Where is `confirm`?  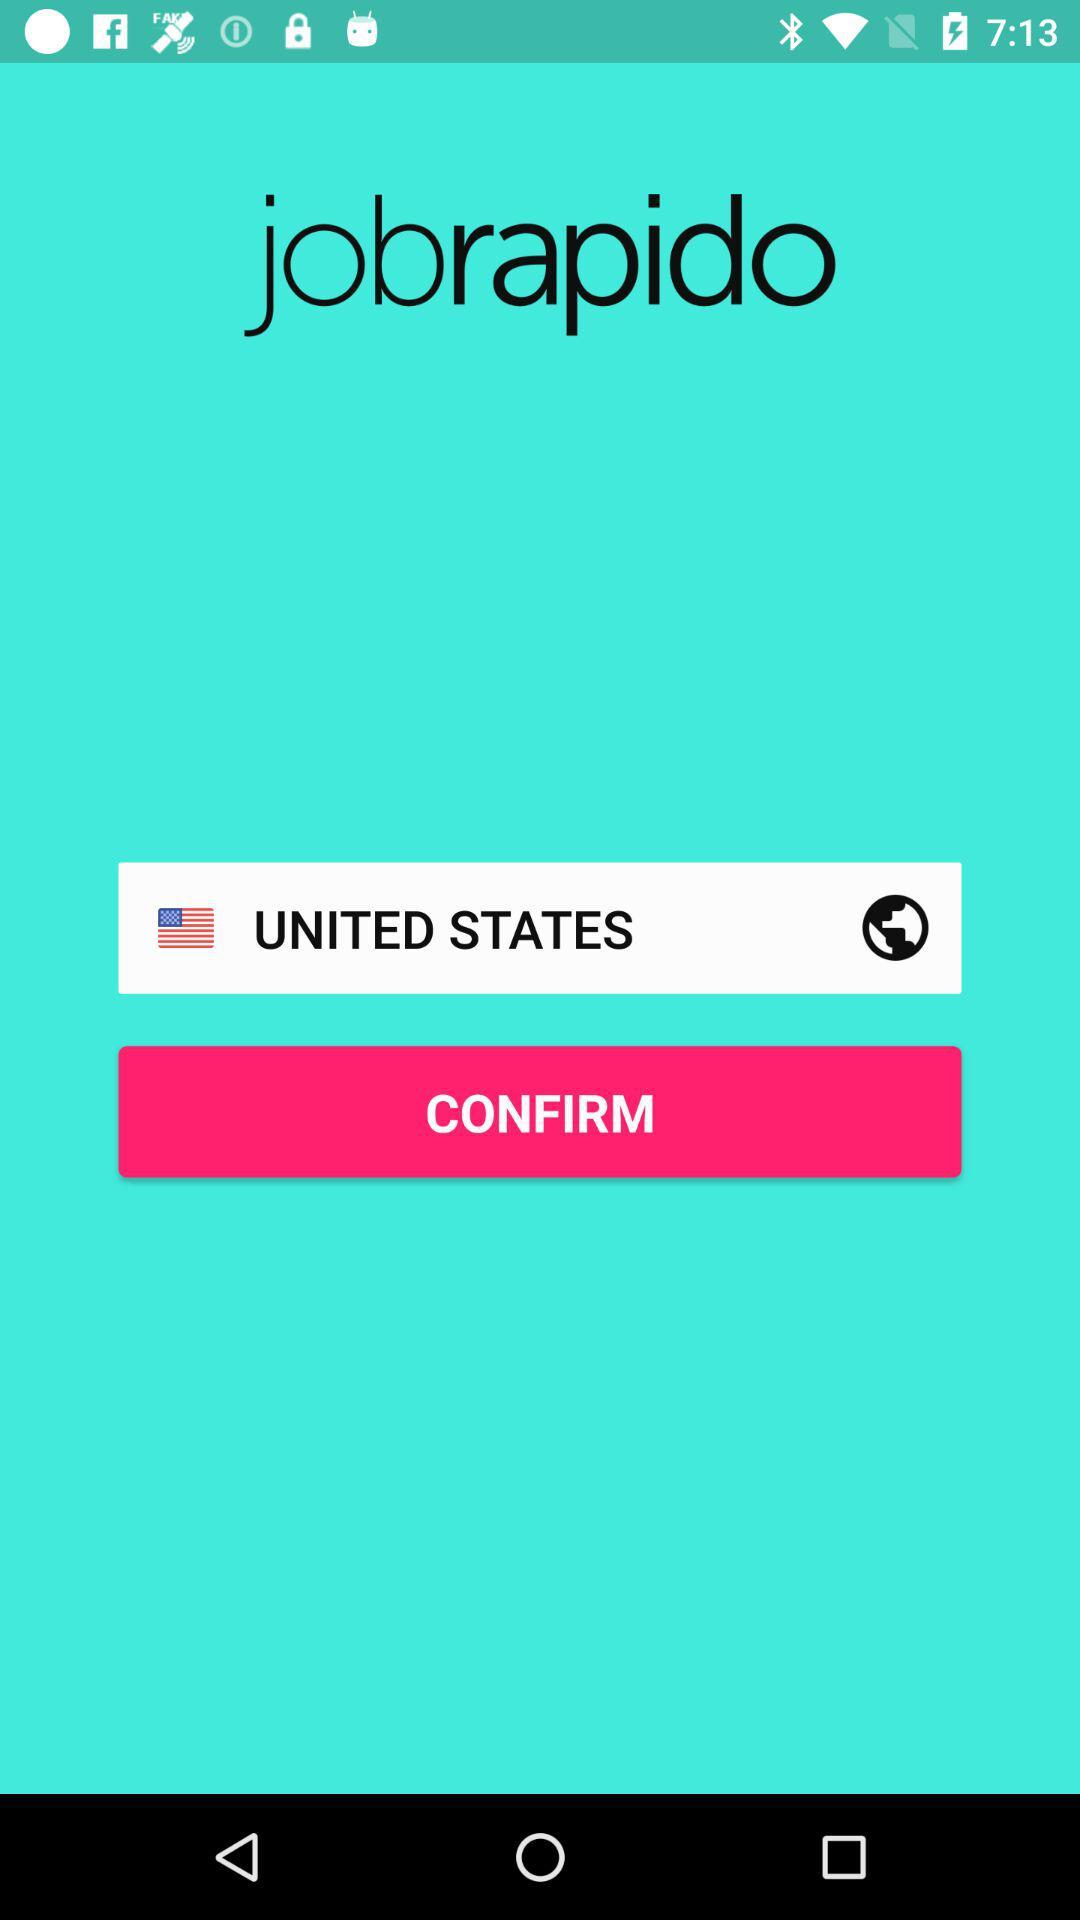 confirm is located at coordinates (540, 1110).